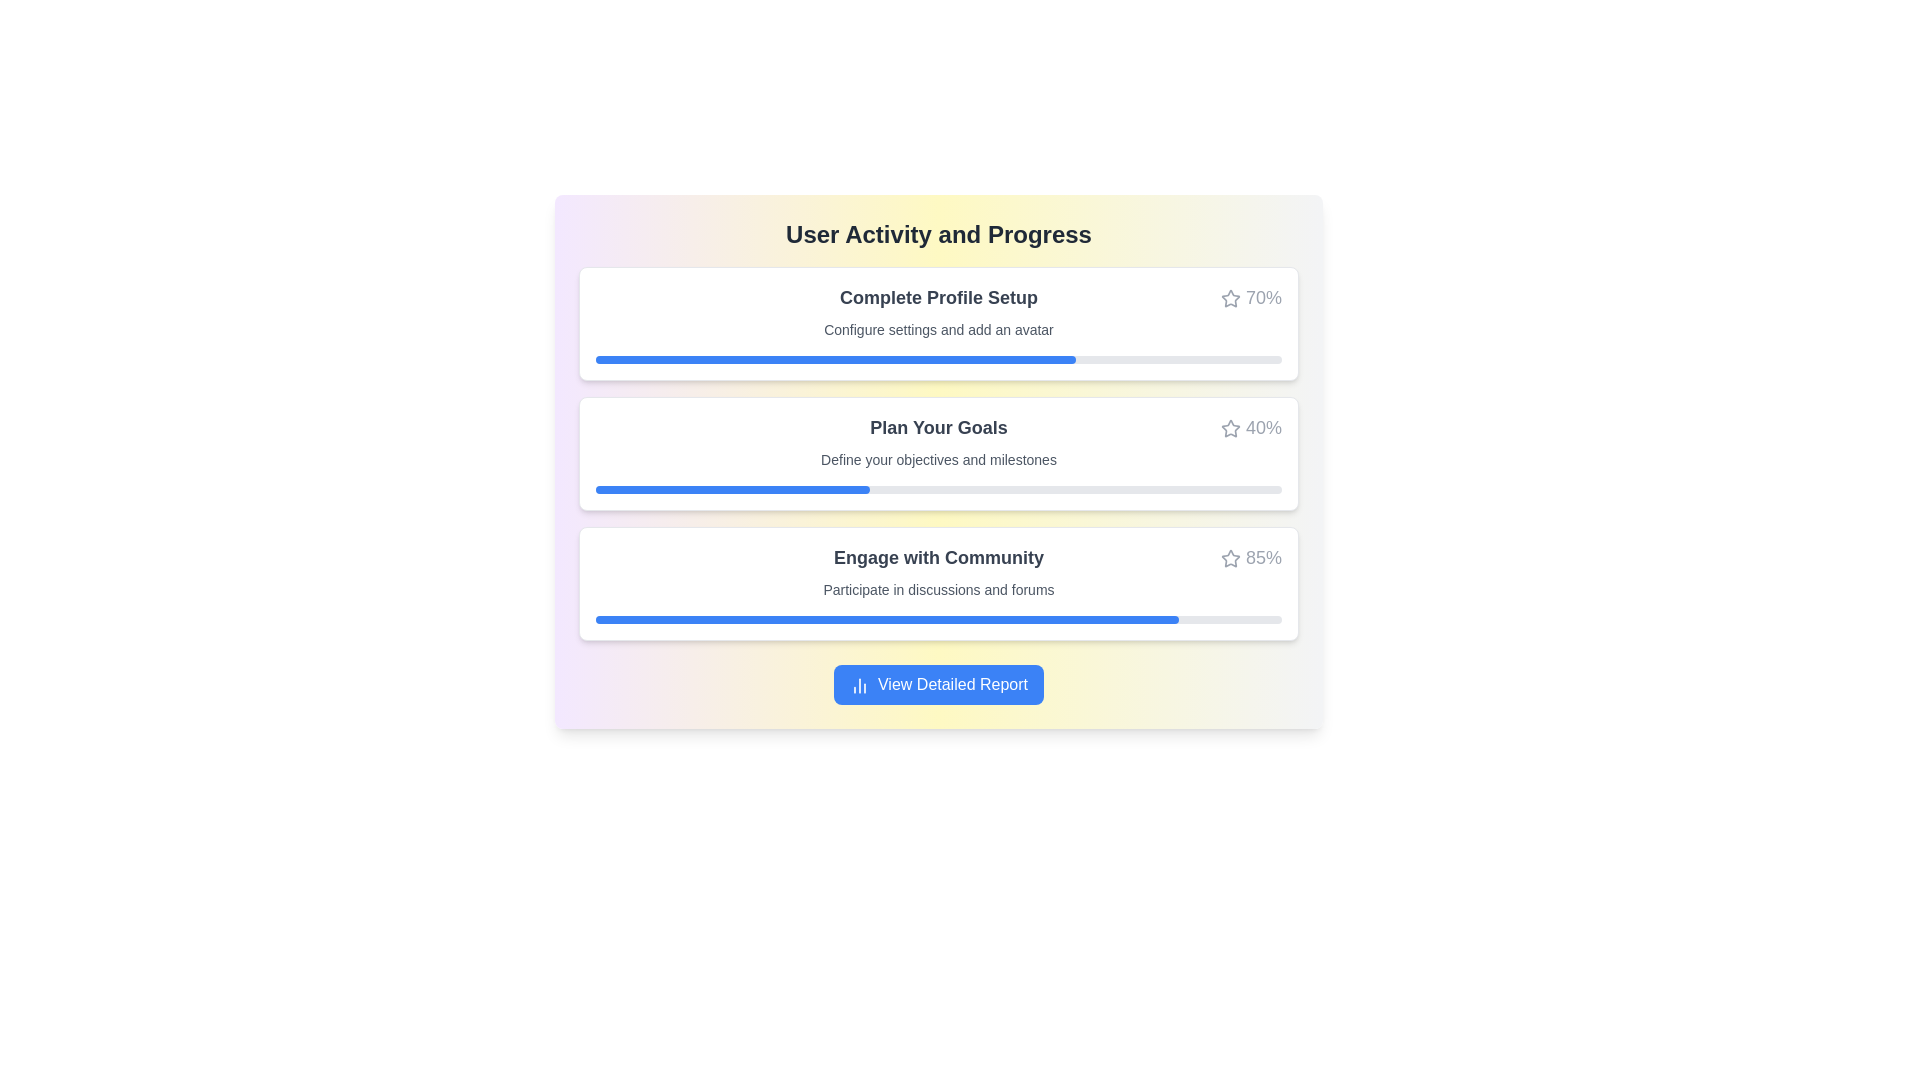  I want to click on the filled section of the progress bar indicating 70% completion for the 'Complete Profile Setup' task in the user activity dashboard, so click(836, 358).